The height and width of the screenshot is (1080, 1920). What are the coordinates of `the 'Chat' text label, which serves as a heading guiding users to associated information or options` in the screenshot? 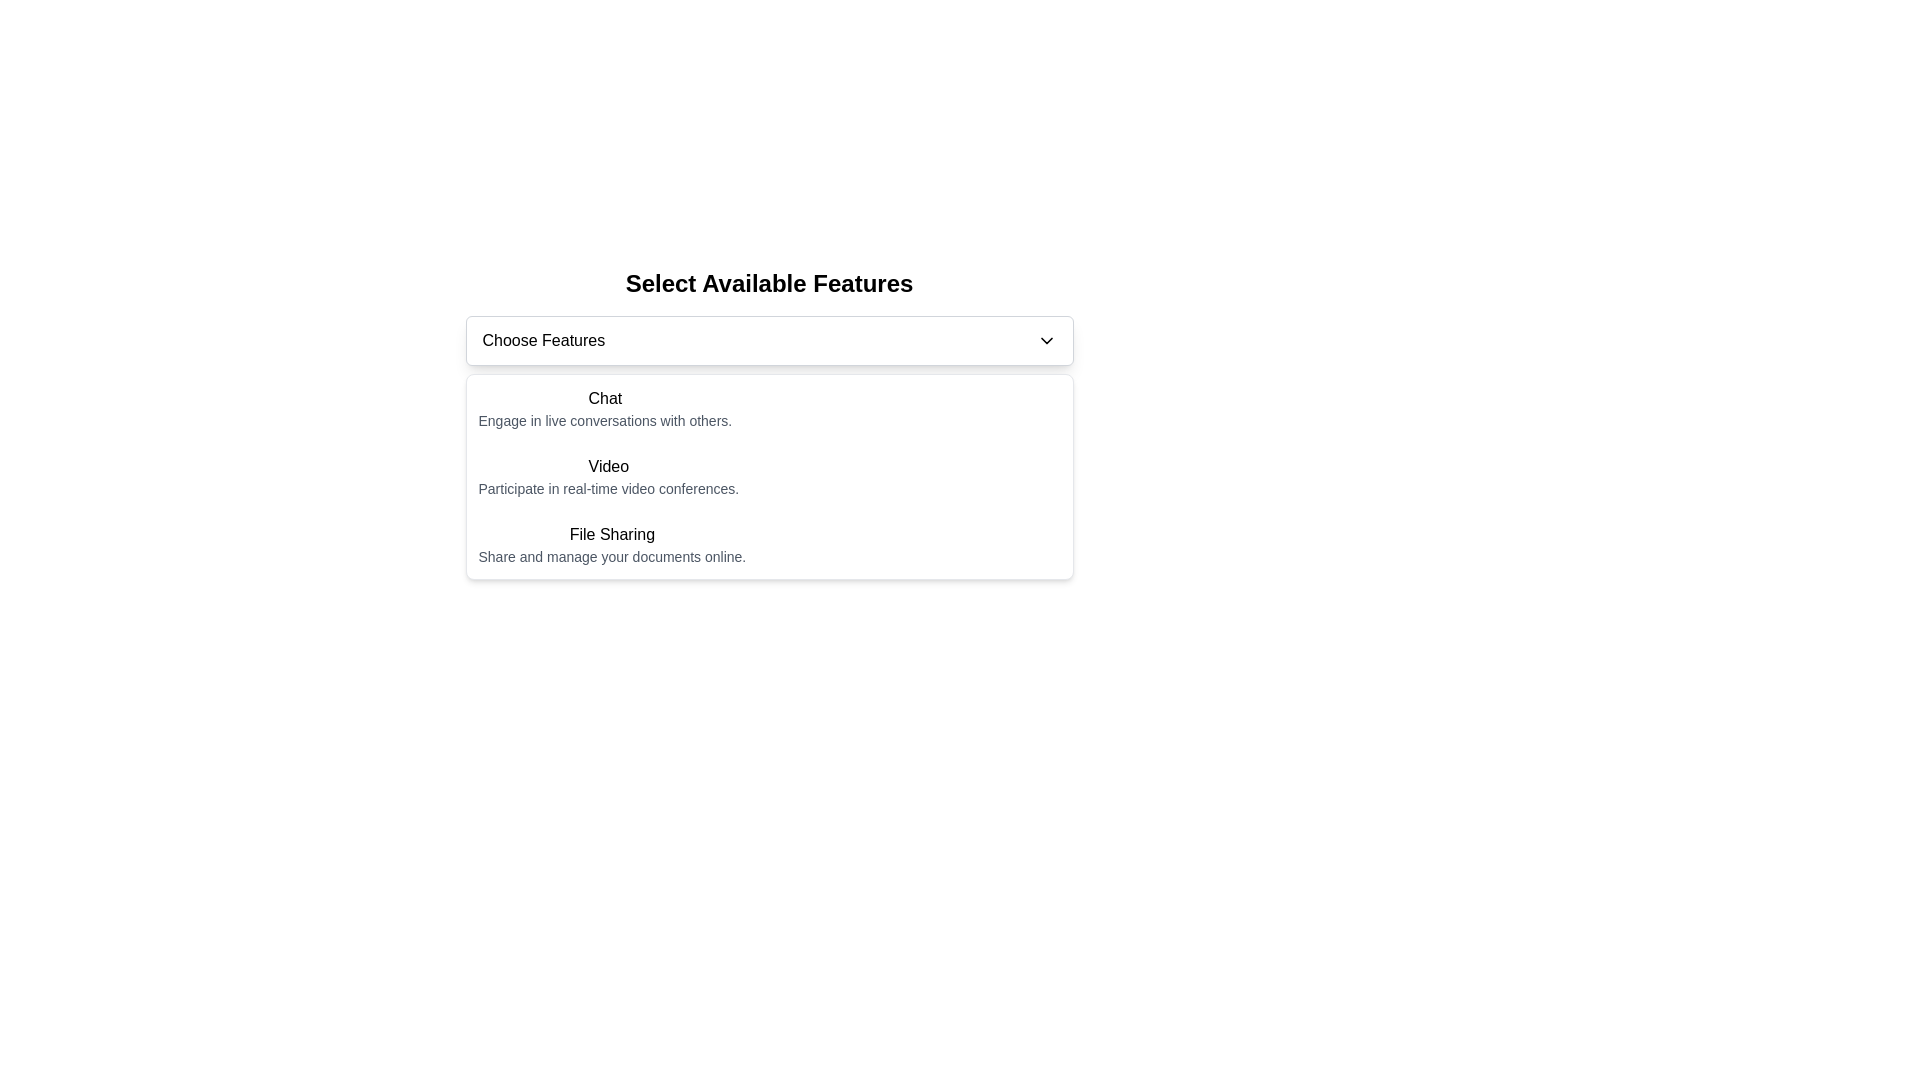 It's located at (604, 398).